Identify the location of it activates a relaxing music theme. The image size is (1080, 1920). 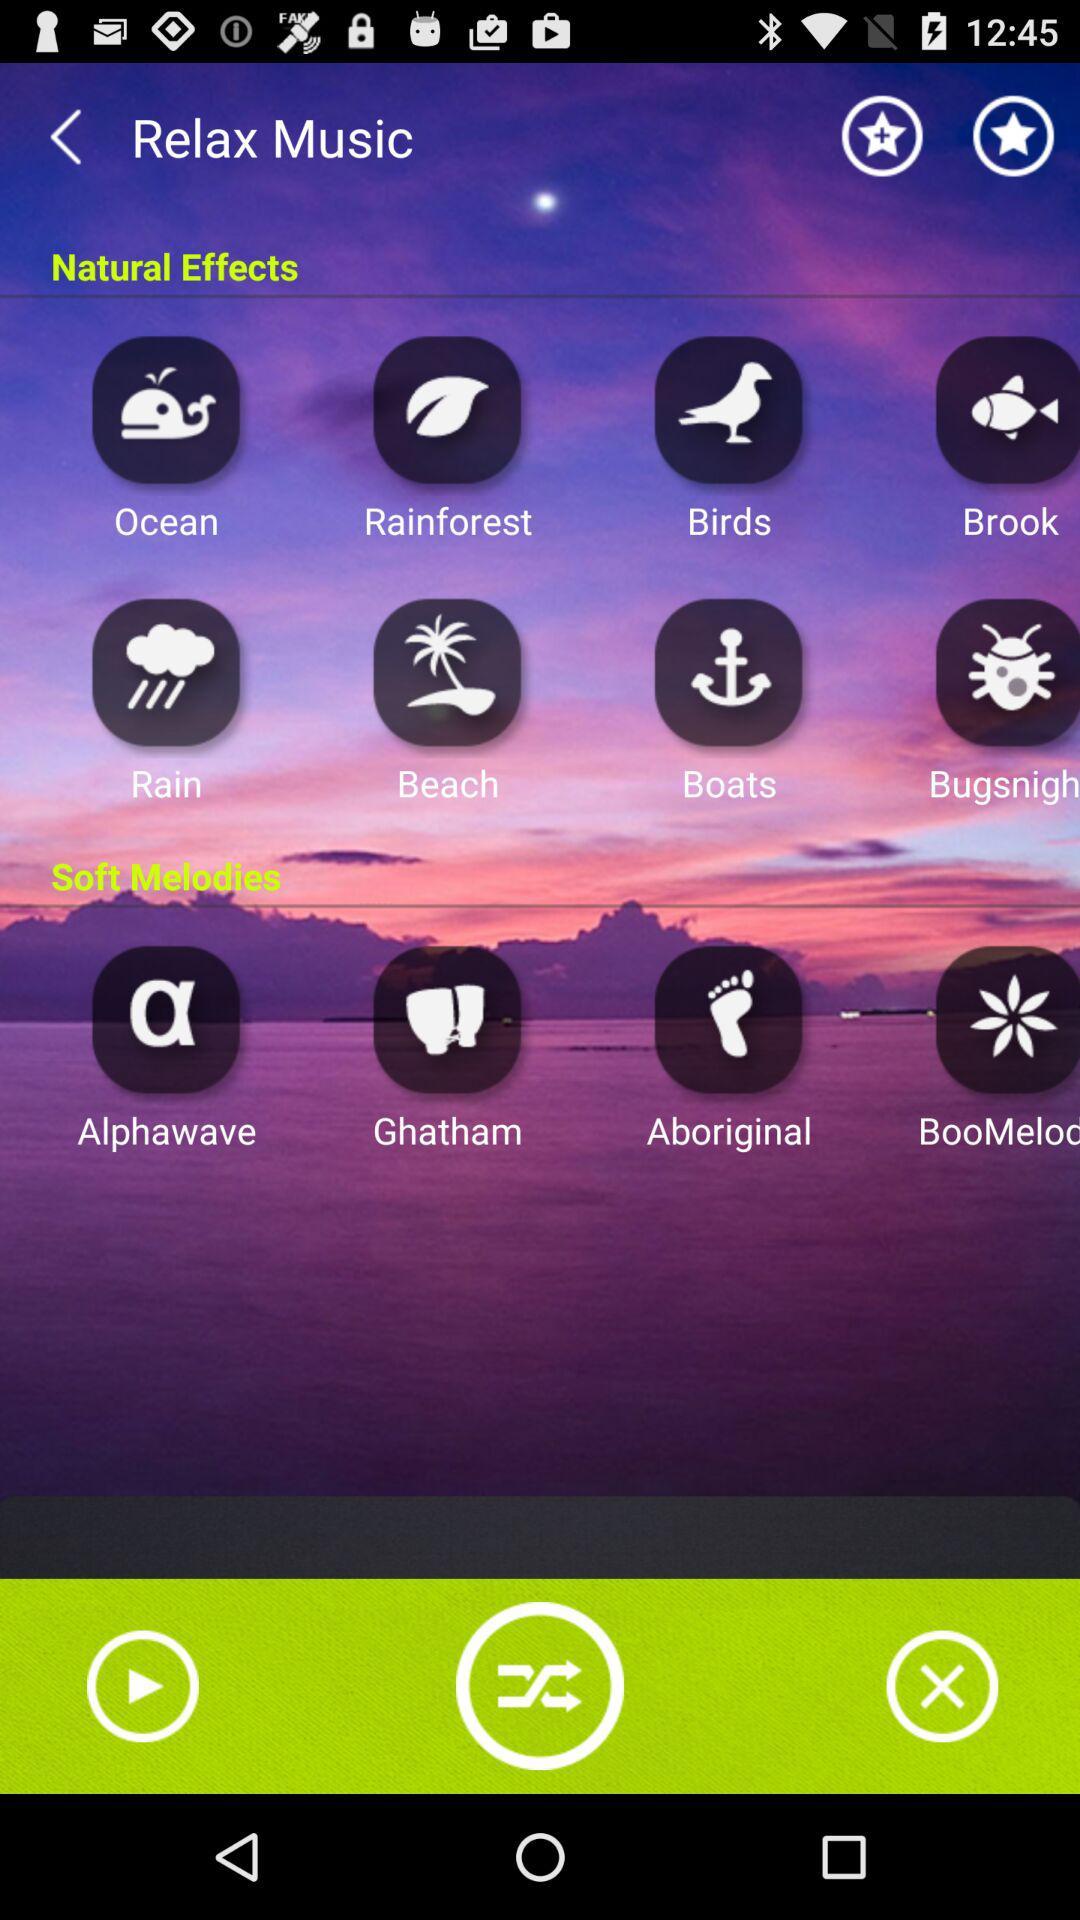
(447, 1018).